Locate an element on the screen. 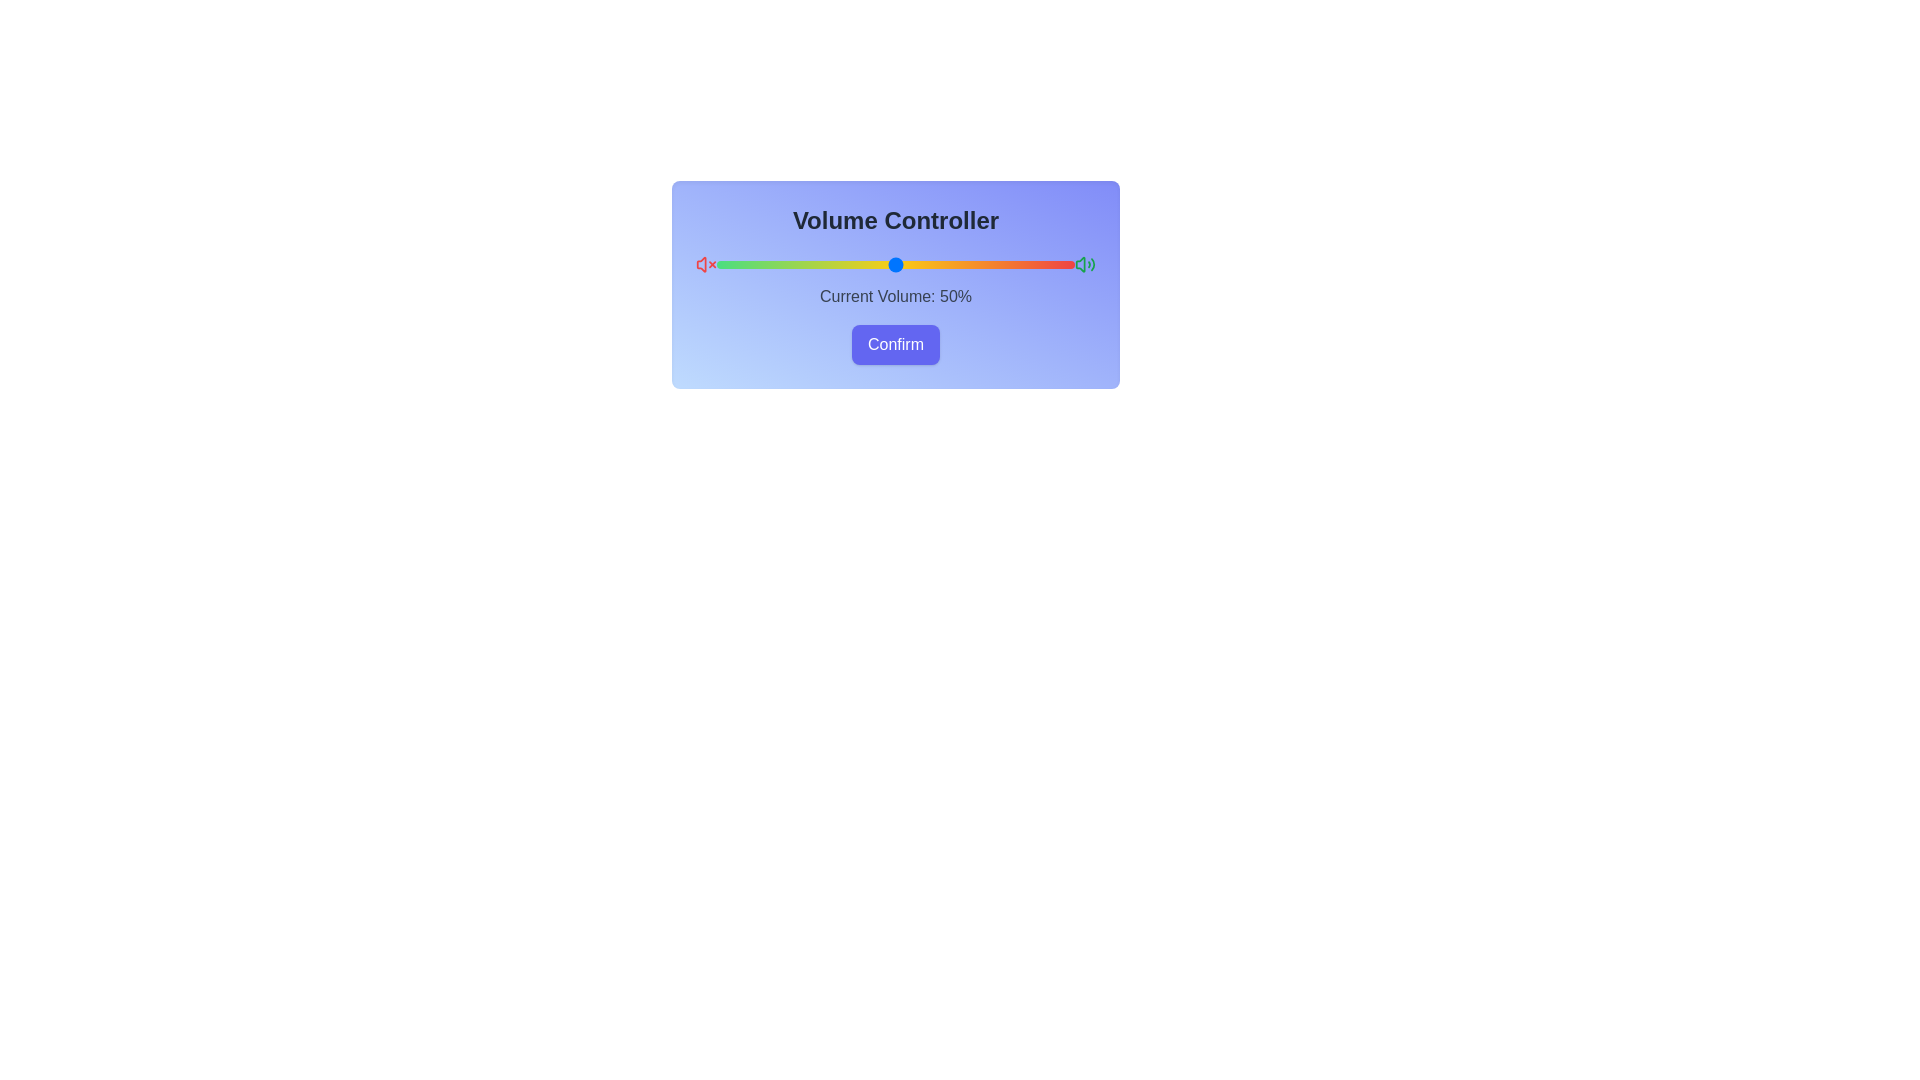 Image resolution: width=1920 pixels, height=1080 pixels. the volume slider to set the volume to 17% is located at coordinates (777, 264).